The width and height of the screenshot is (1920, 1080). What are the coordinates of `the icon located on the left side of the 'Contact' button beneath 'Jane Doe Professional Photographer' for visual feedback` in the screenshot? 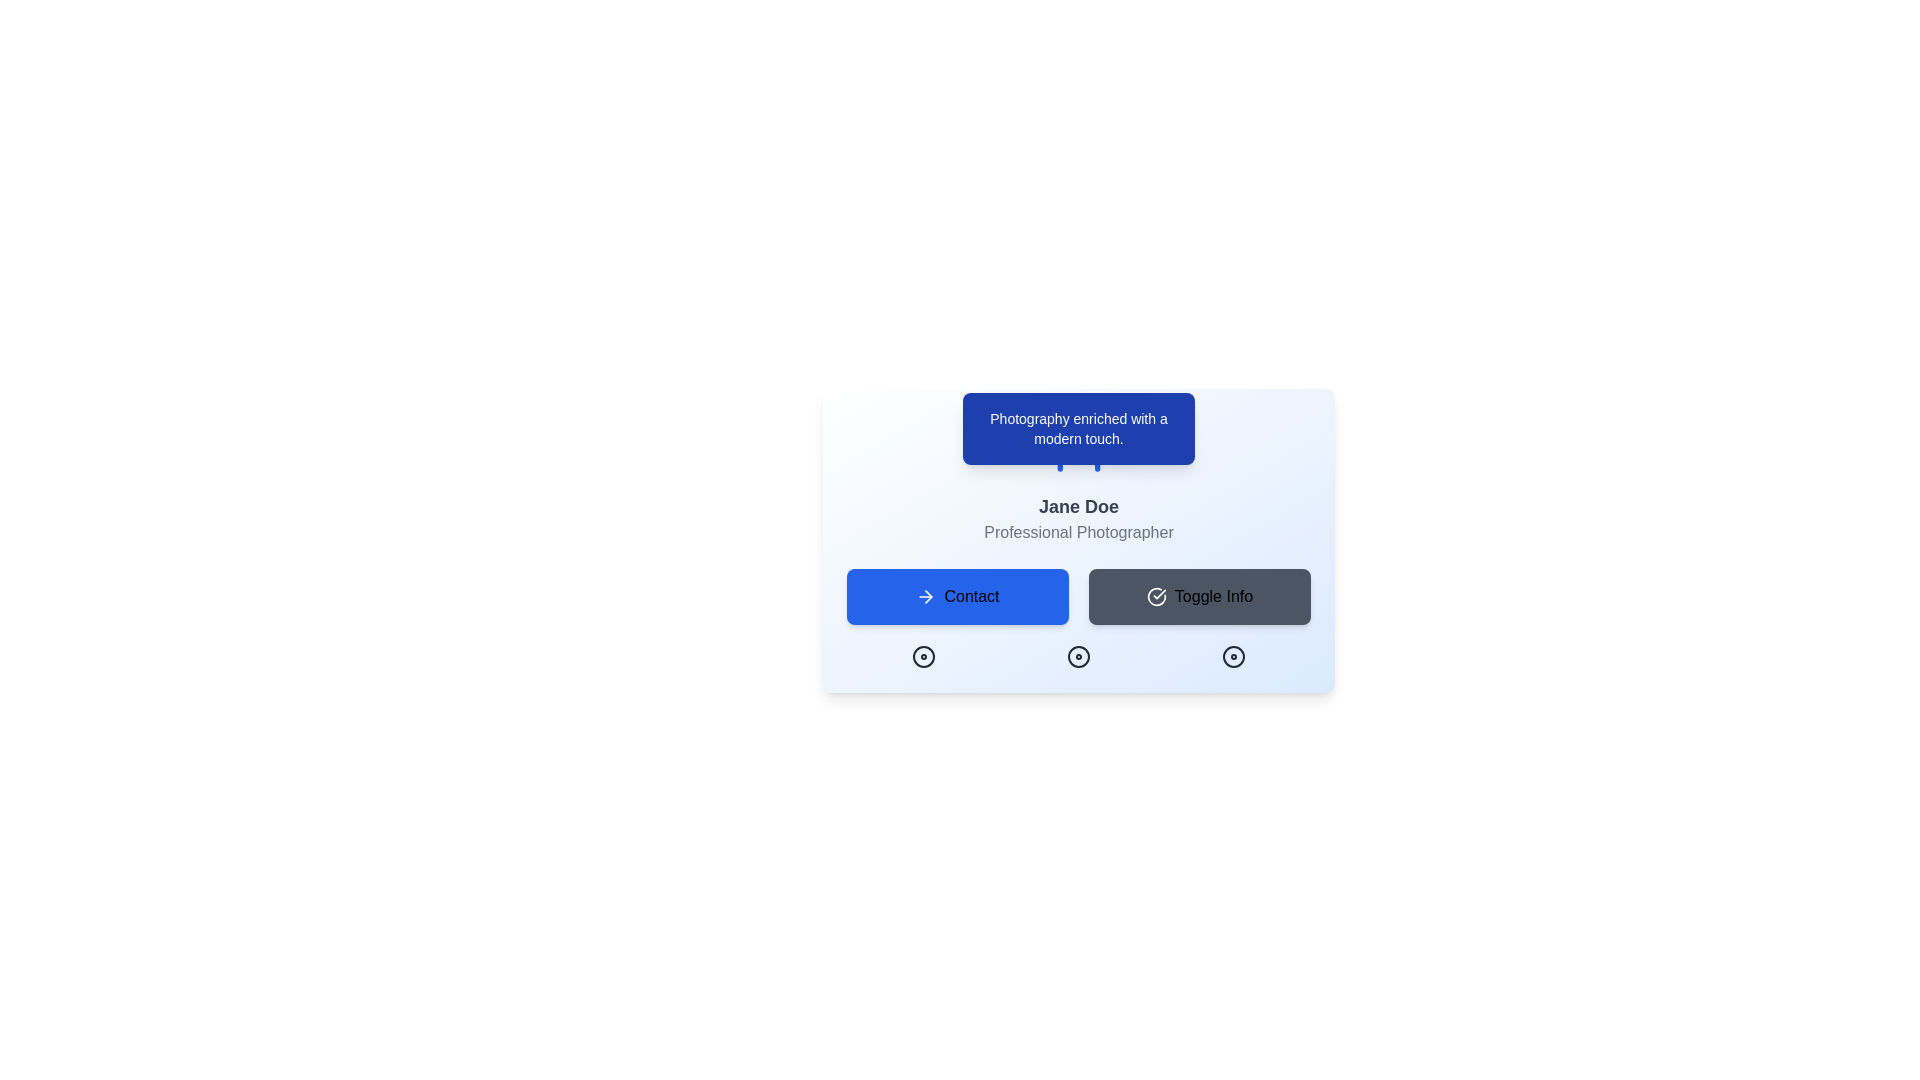 It's located at (925, 596).